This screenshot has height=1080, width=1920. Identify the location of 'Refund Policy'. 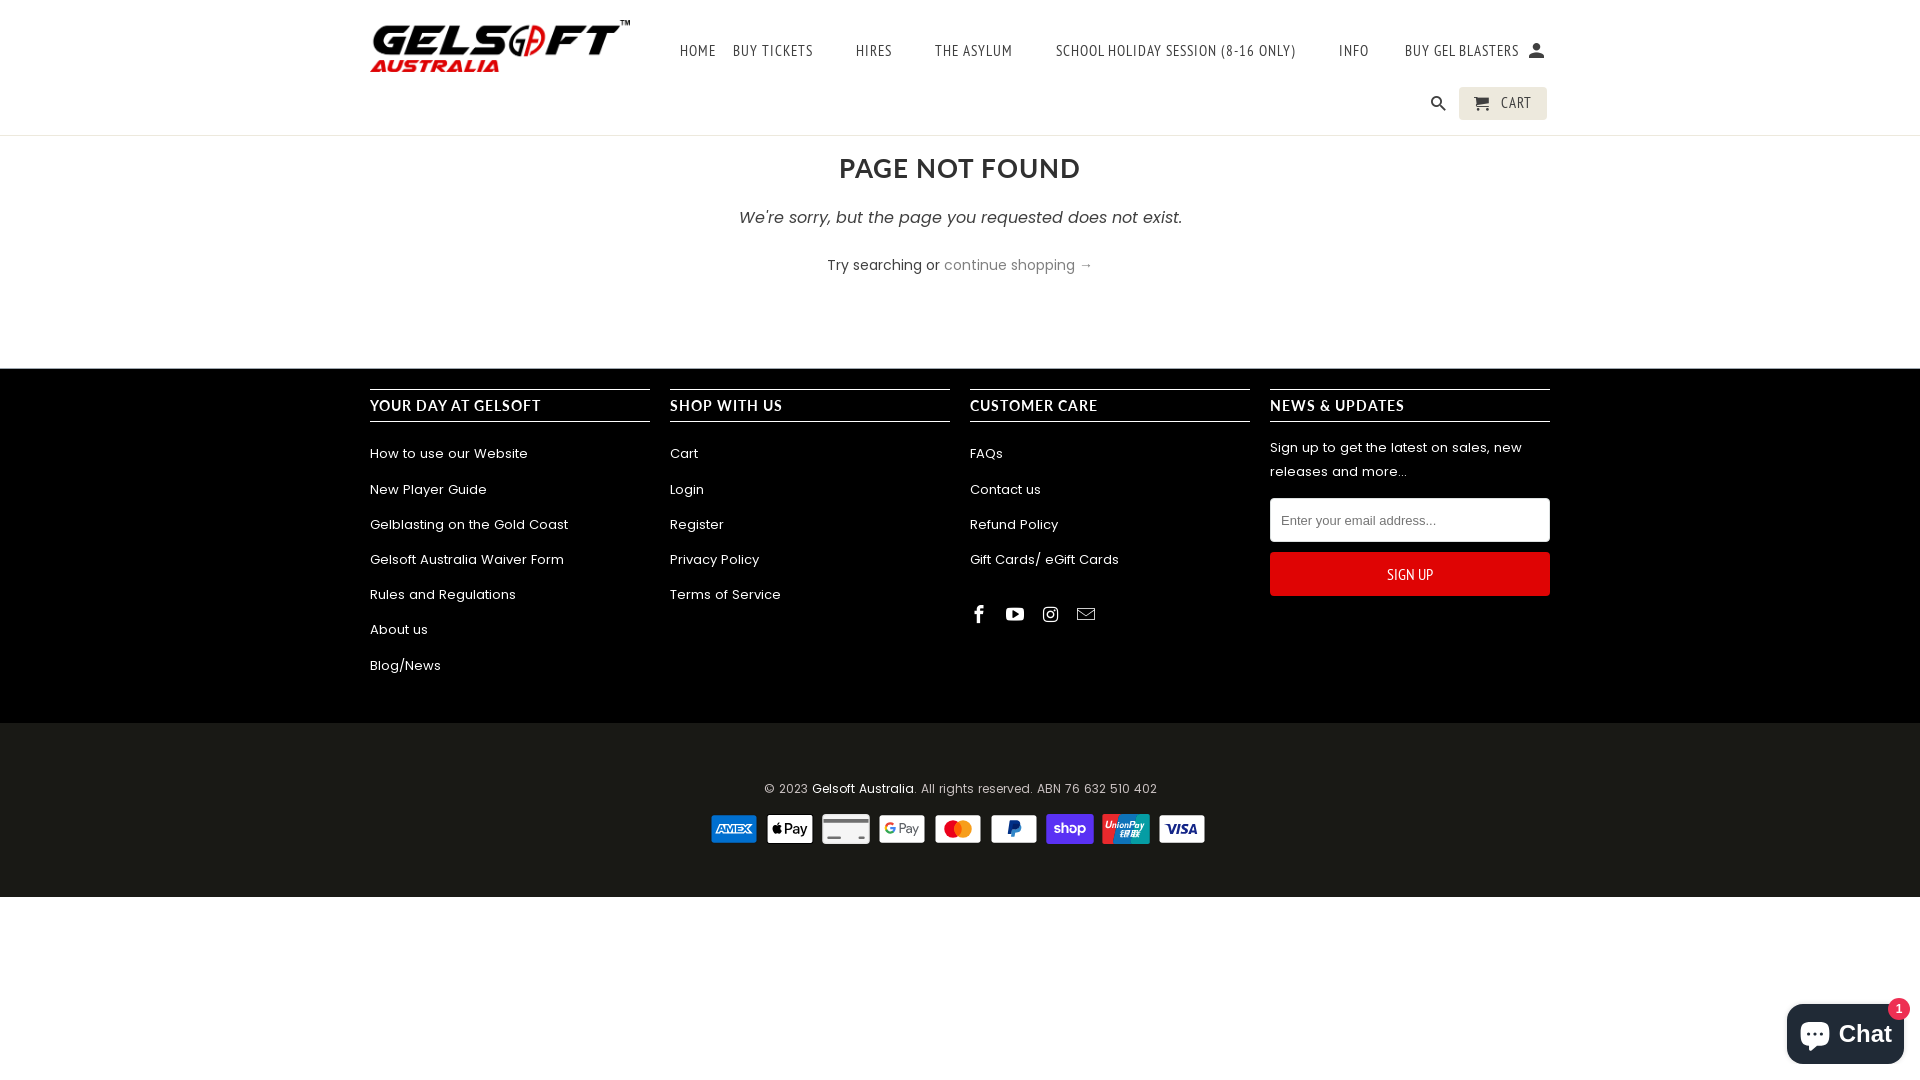
(1013, 523).